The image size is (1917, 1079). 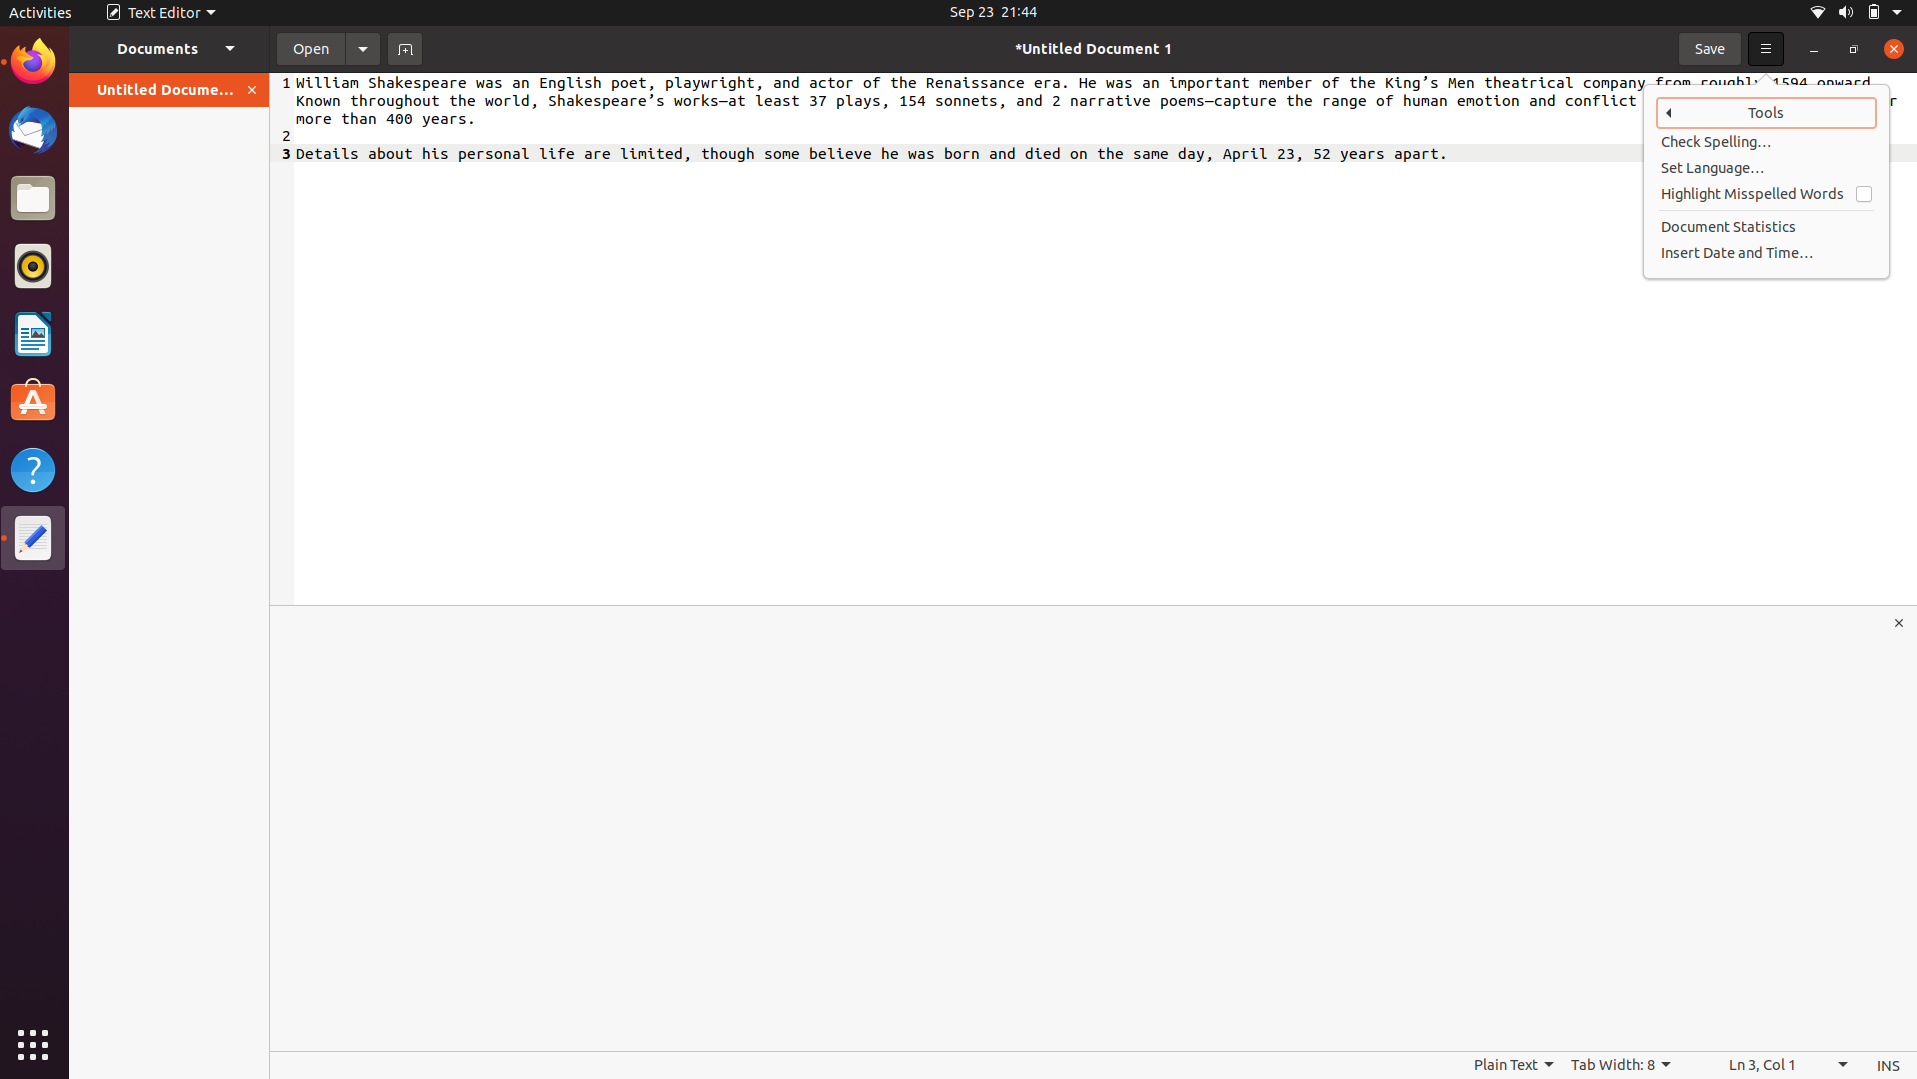 What do you see at coordinates (1512, 1065) in the screenshot?
I see `Switch the filetype to HTML` at bounding box center [1512, 1065].